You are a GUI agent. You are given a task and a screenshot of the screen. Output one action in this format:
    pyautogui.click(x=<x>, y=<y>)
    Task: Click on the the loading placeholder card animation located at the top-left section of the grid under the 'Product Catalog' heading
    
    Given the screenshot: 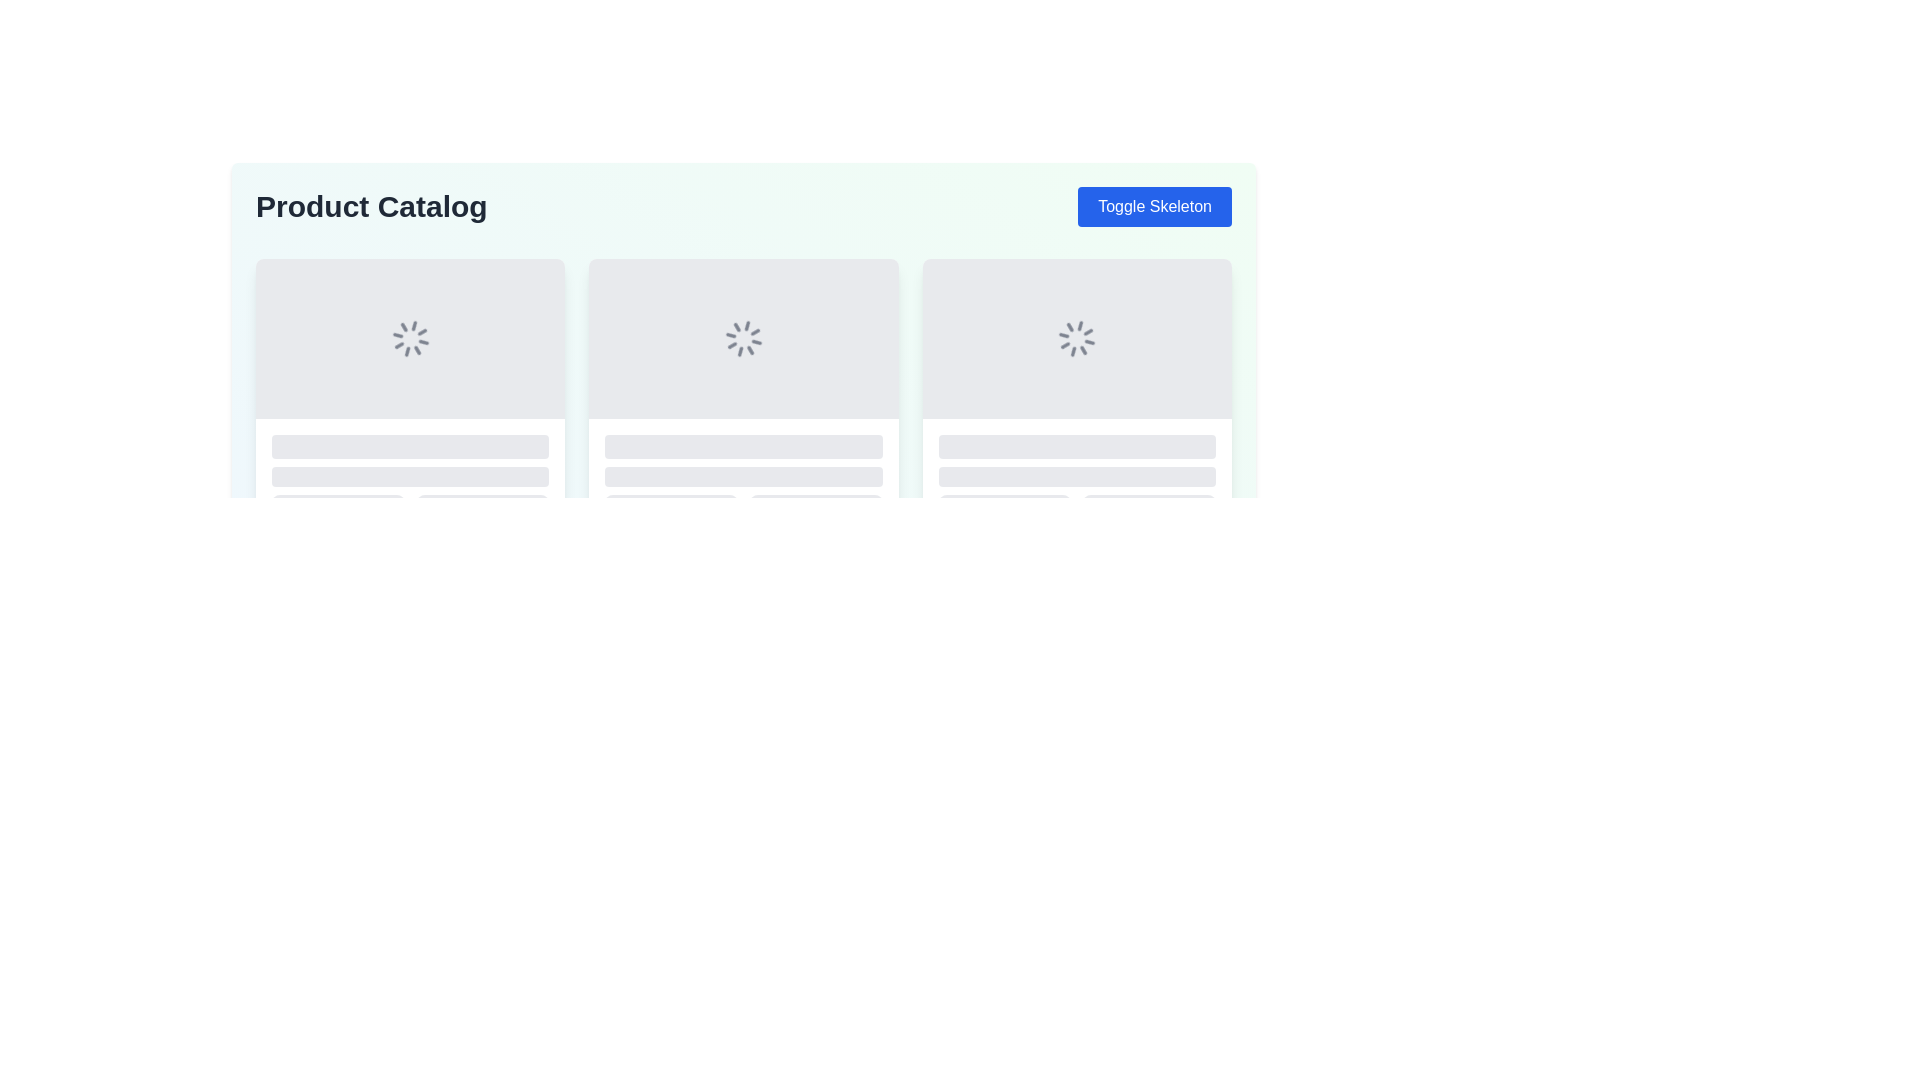 What is the action you would take?
    pyautogui.click(x=409, y=393)
    